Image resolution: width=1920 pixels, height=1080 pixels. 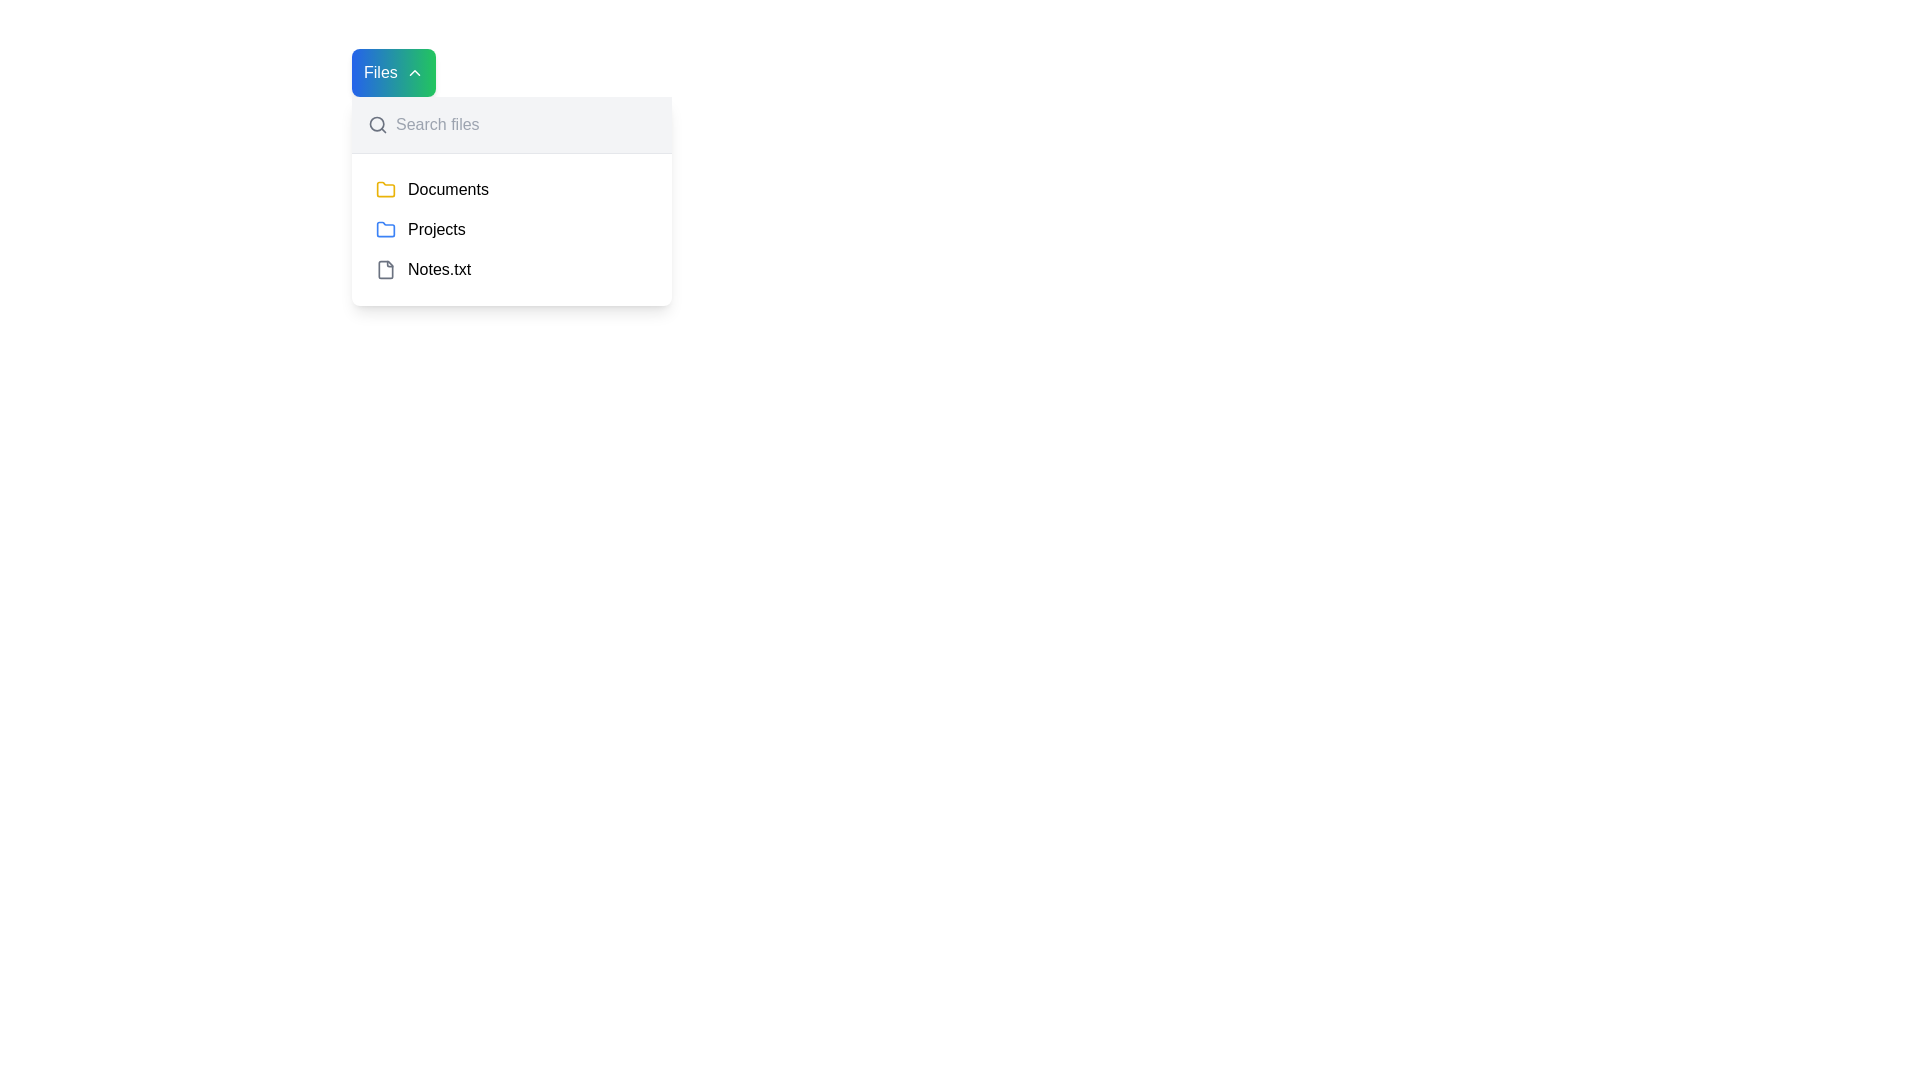 What do you see at coordinates (377, 124) in the screenshot?
I see `the hollow circle of the magnifying glass icon, which is part of the search bar at the top section of the dropdown menu` at bounding box center [377, 124].